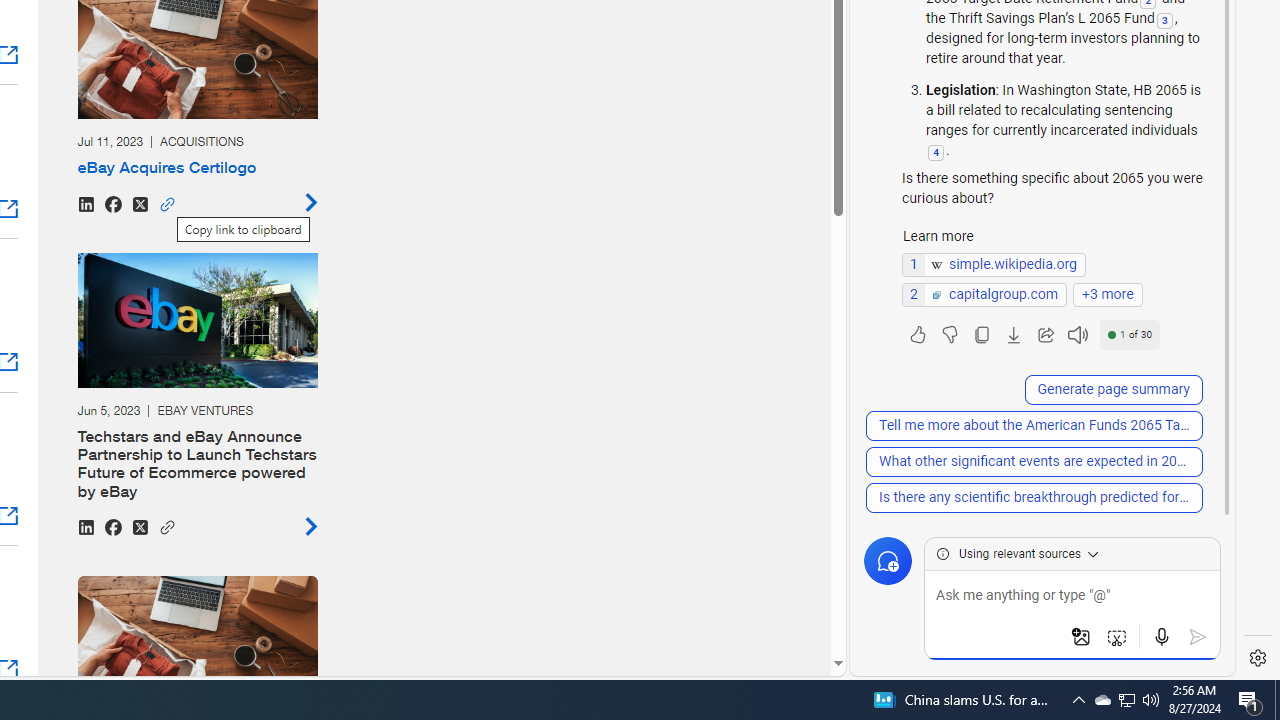 The width and height of the screenshot is (1280, 720). Describe the element at coordinates (138, 525) in the screenshot. I see `'Share on X (Twitter)'` at that location.